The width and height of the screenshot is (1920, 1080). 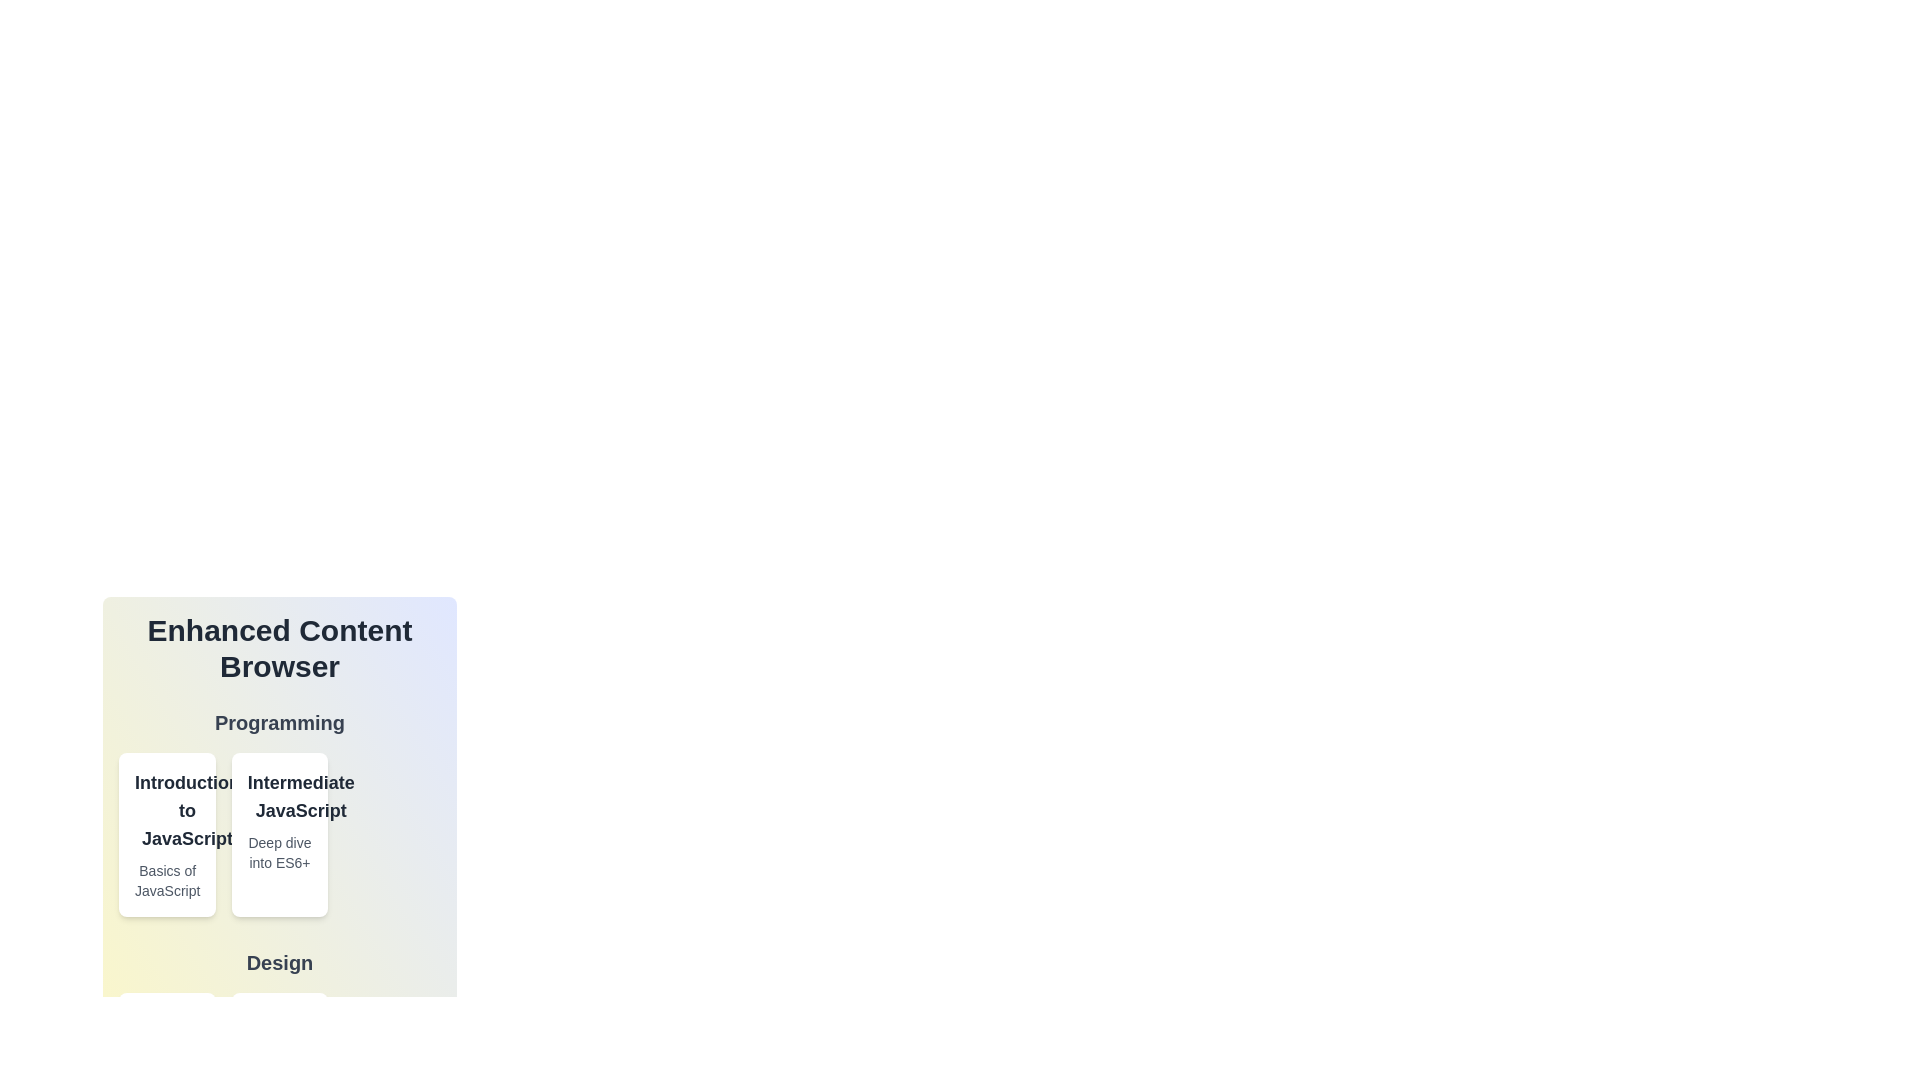 What do you see at coordinates (278, 1066) in the screenshot?
I see `the card titled 'Typography'` at bounding box center [278, 1066].